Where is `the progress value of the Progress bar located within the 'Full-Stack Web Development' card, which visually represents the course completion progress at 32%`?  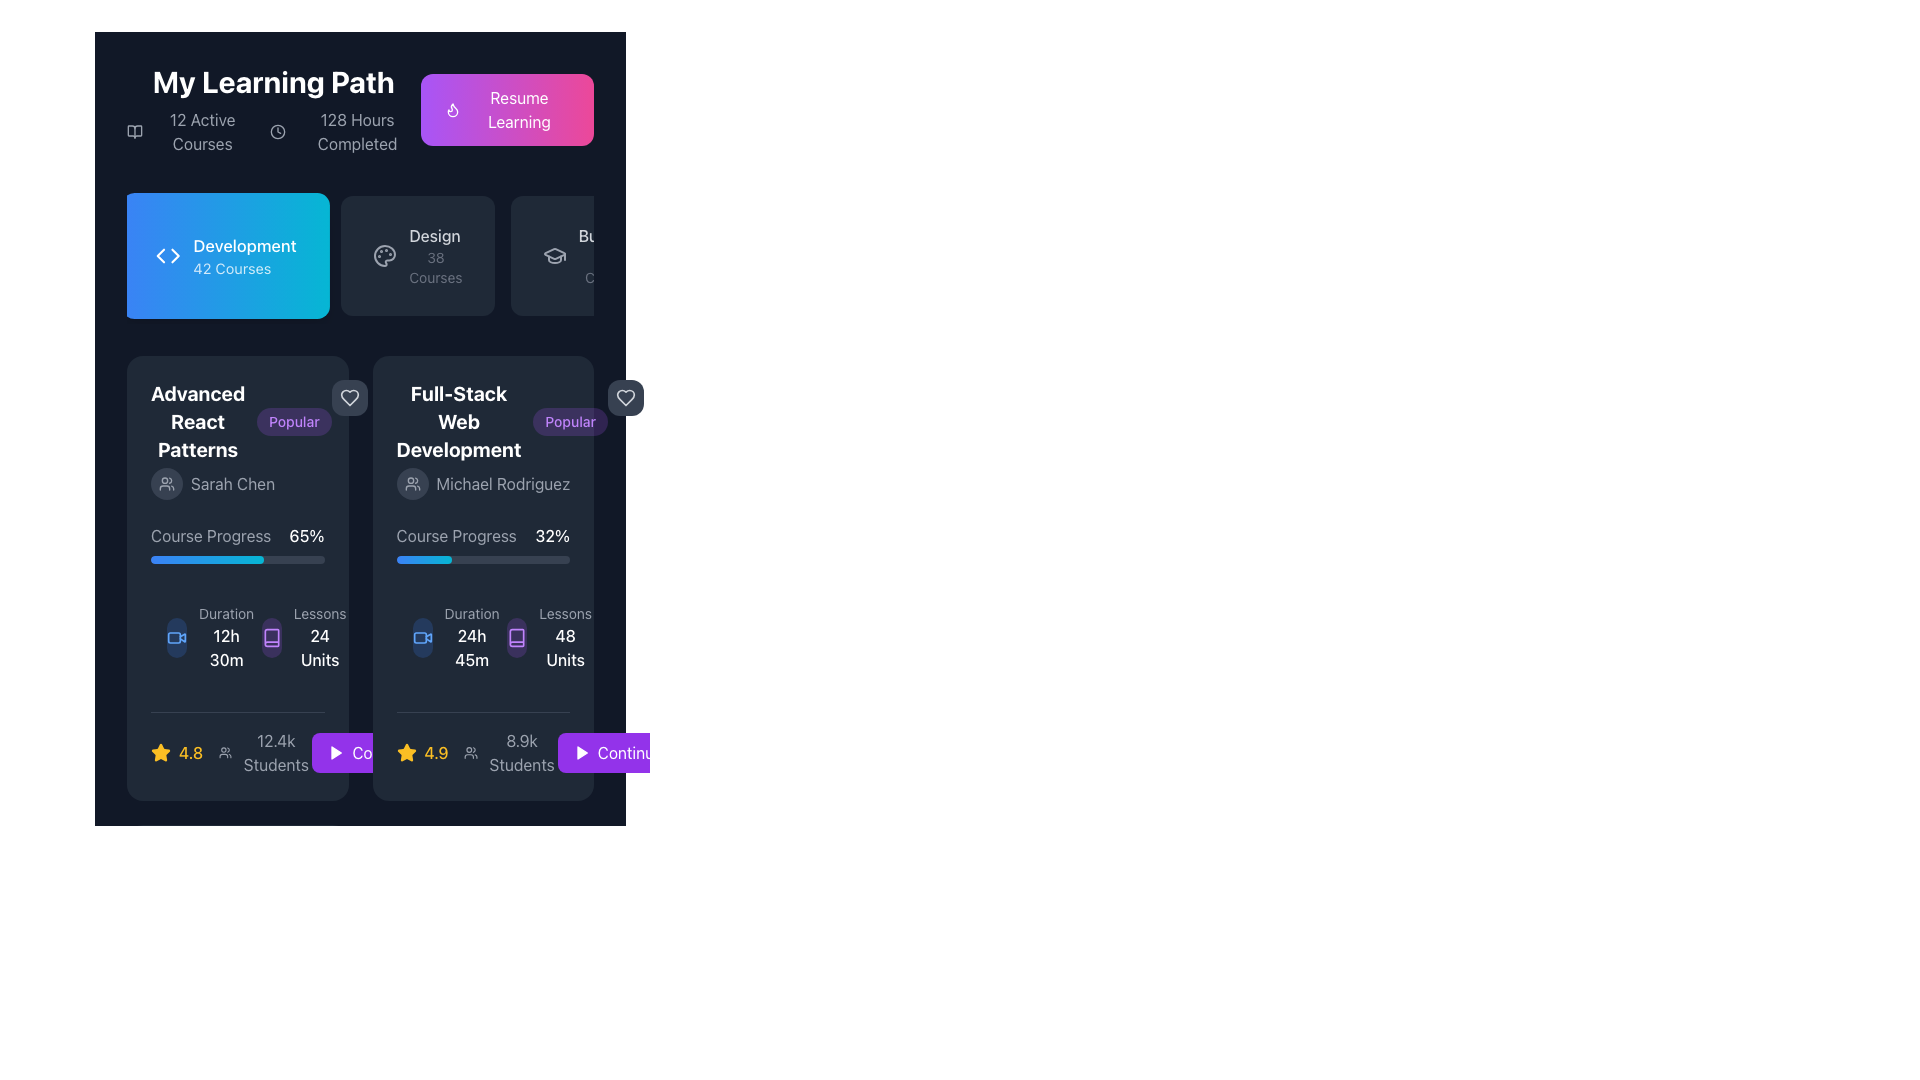
the progress value of the Progress bar located within the 'Full-Stack Web Development' card, which visually represents the course completion progress at 32% is located at coordinates (483, 559).